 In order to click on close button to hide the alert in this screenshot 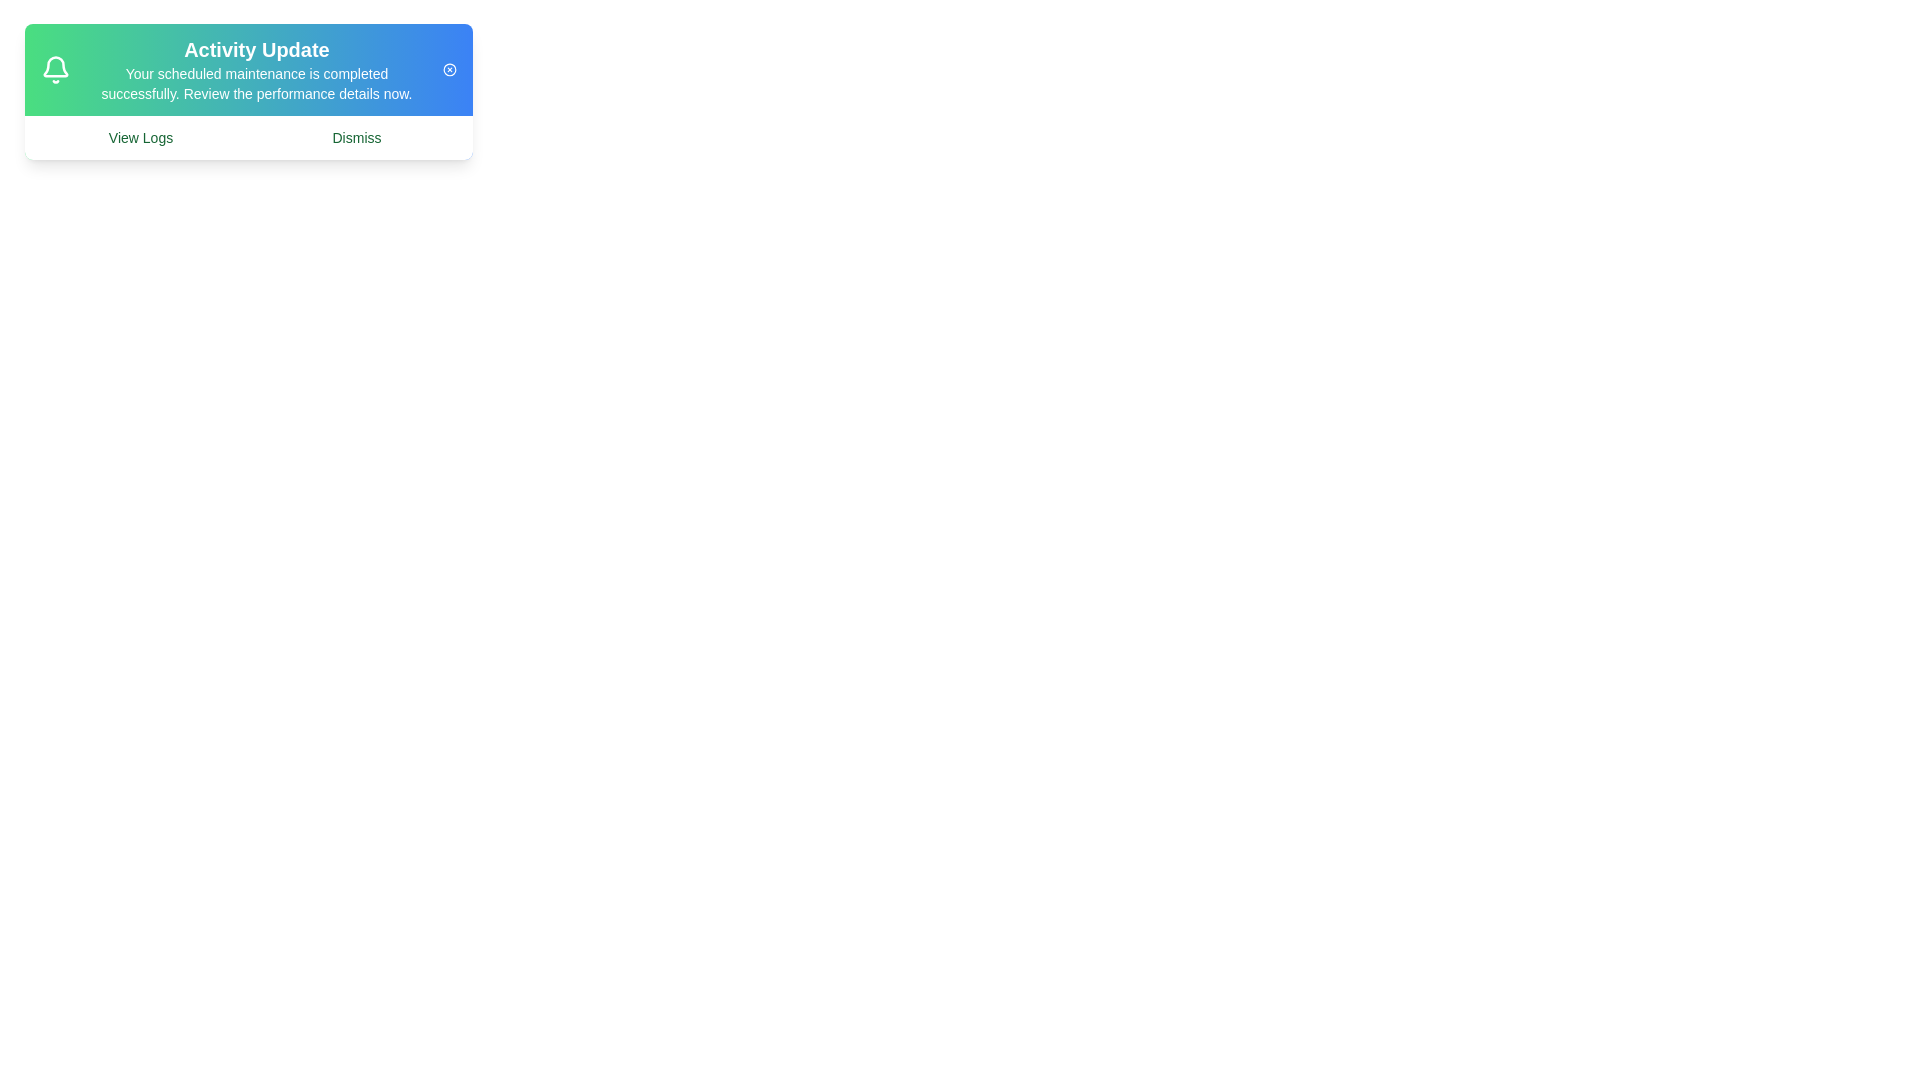, I will do `click(448, 68)`.